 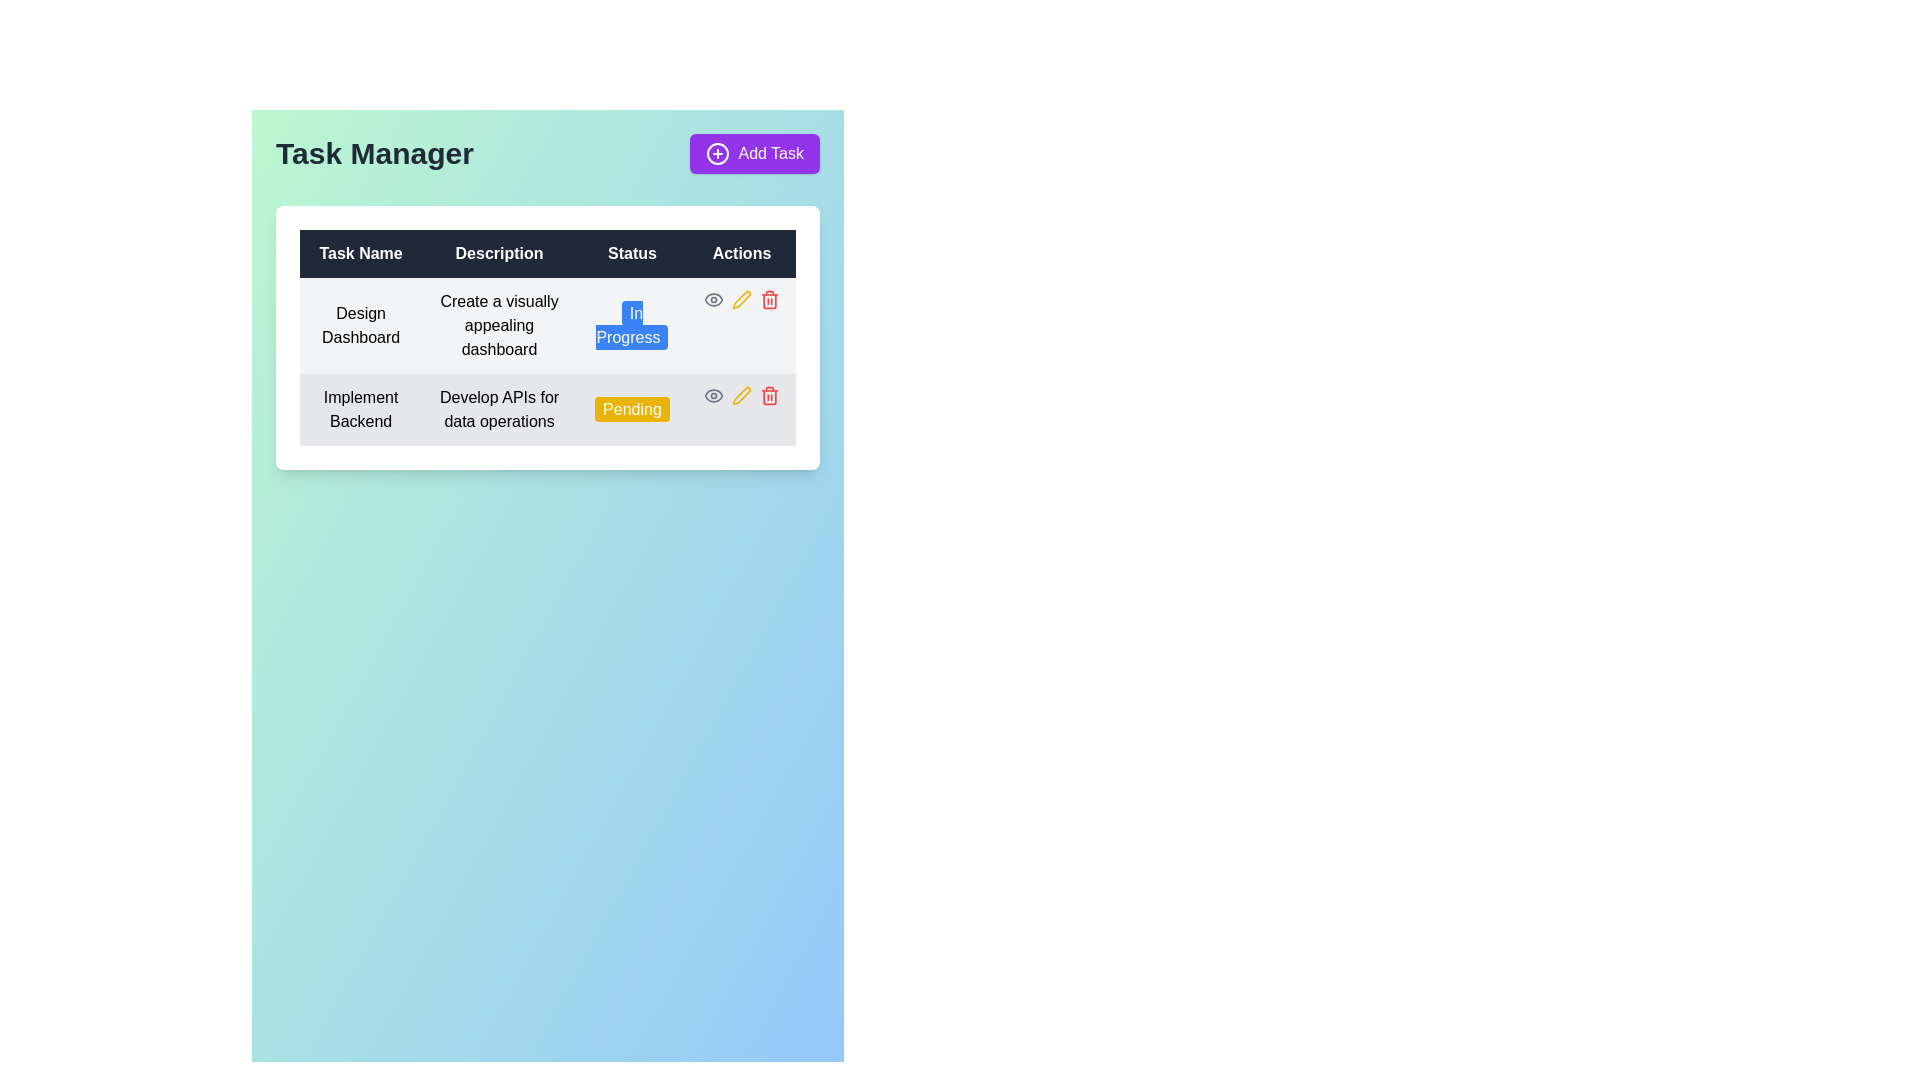 I want to click on the table row containing the text 'Implement Backend', which is the second row in the table and has a yellow background for the status 'Pending', so click(x=547, y=408).